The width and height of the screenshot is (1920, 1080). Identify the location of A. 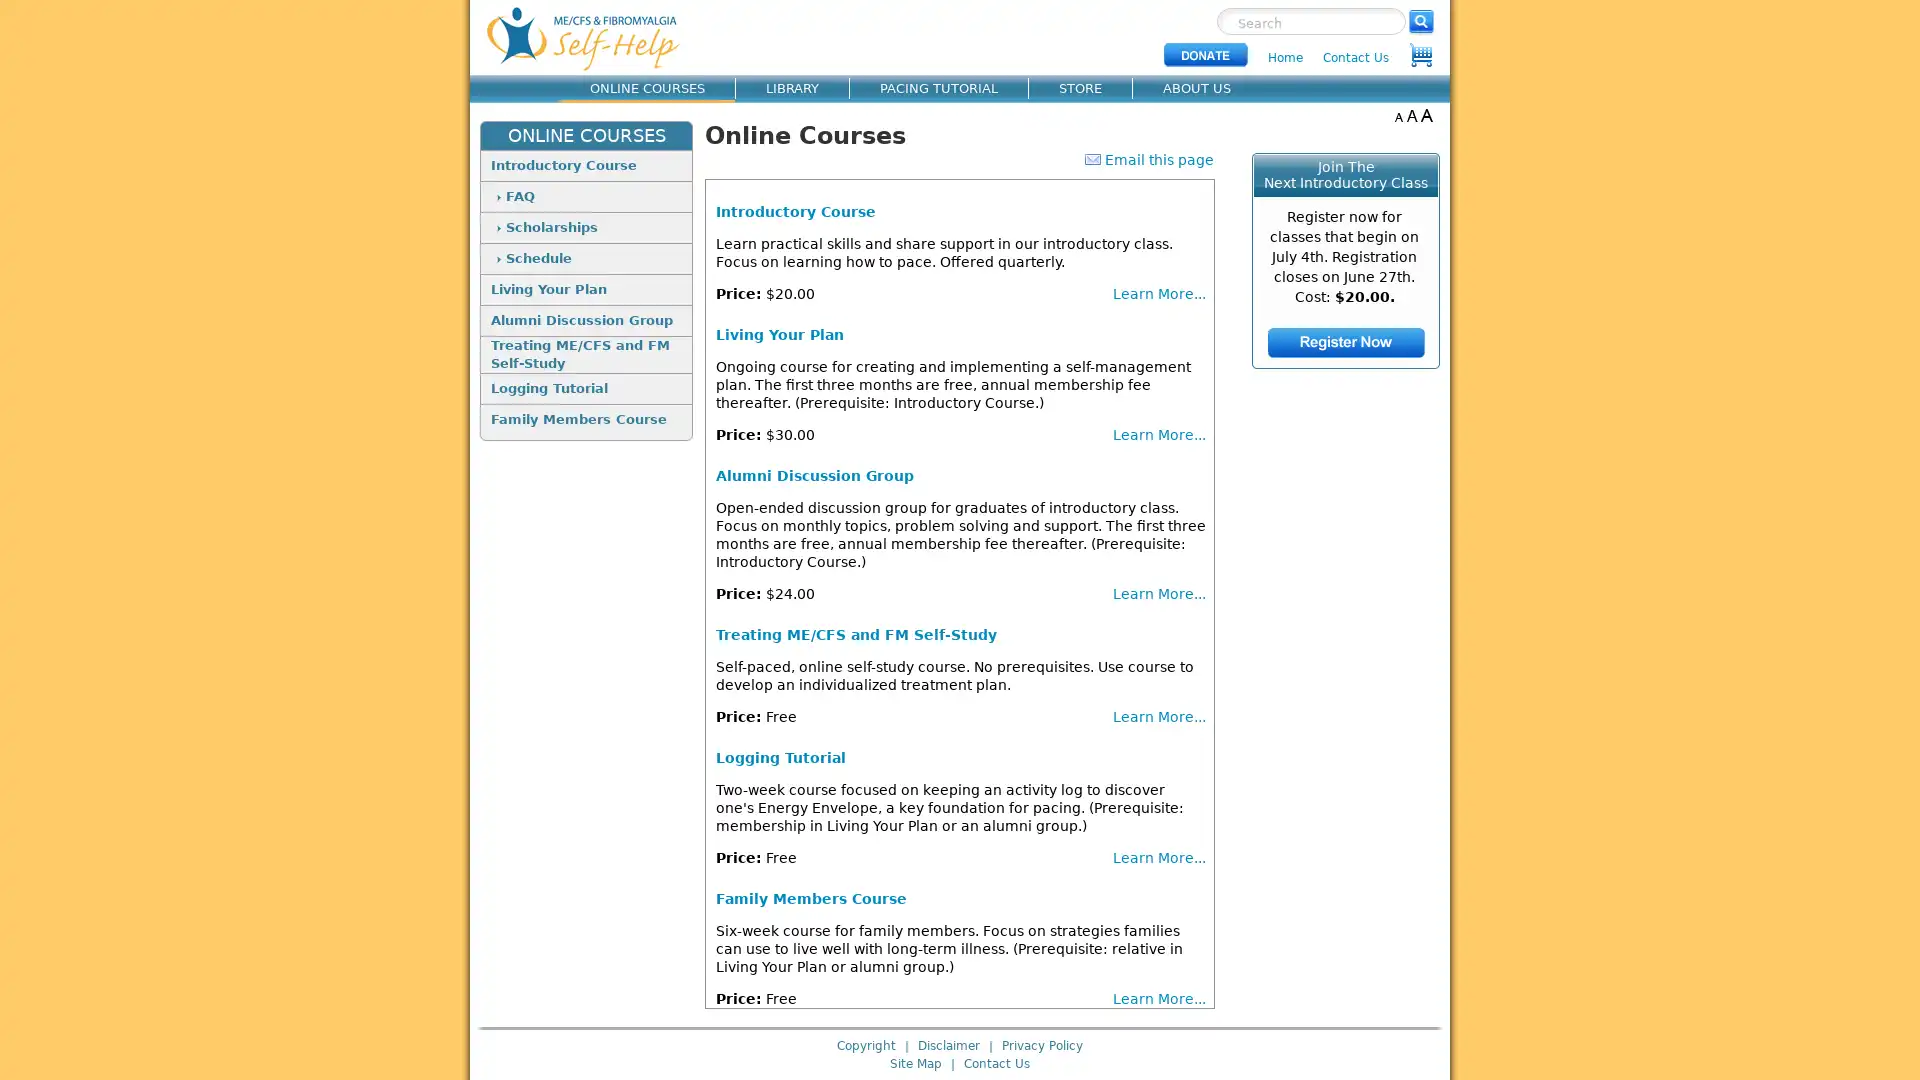
(1397, 115).